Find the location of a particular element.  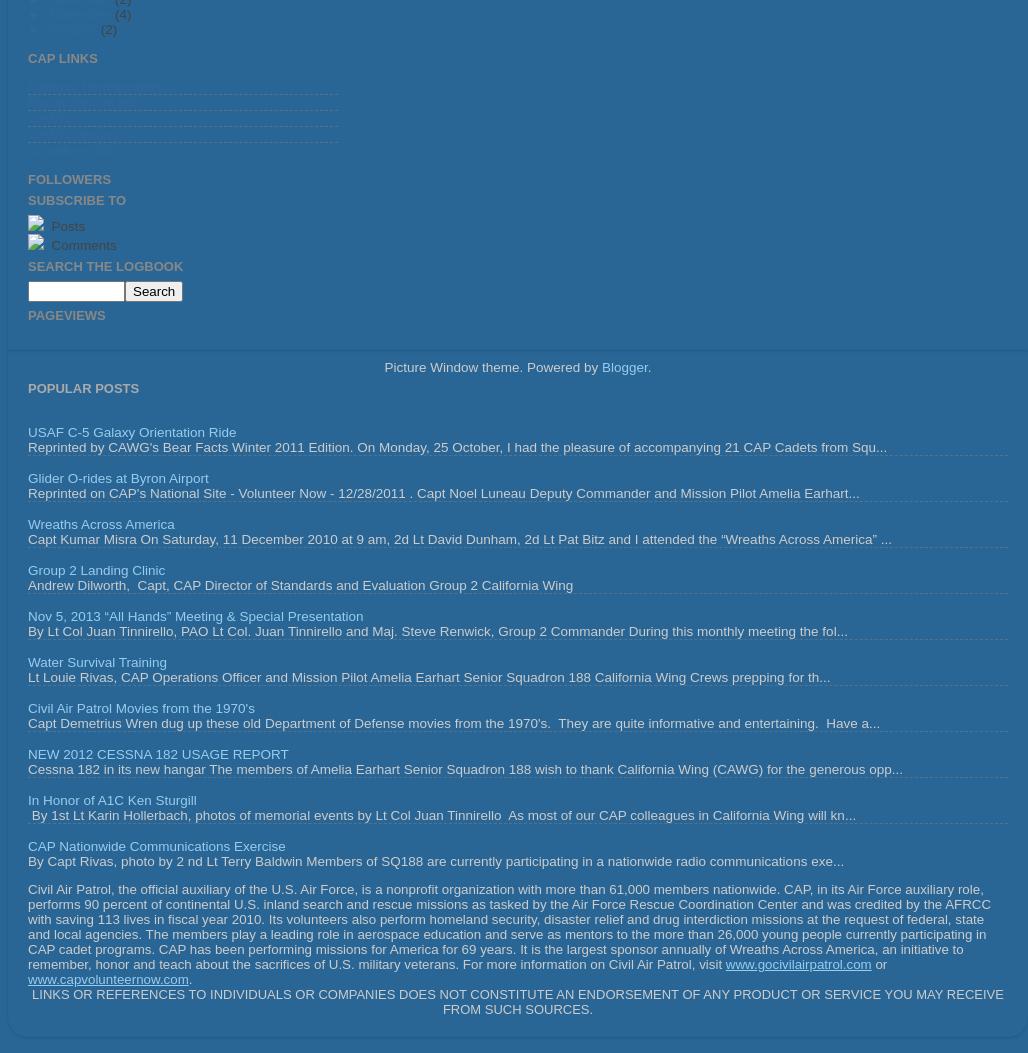

'Pacific Region HQ' is located at coordinates (81, 102).